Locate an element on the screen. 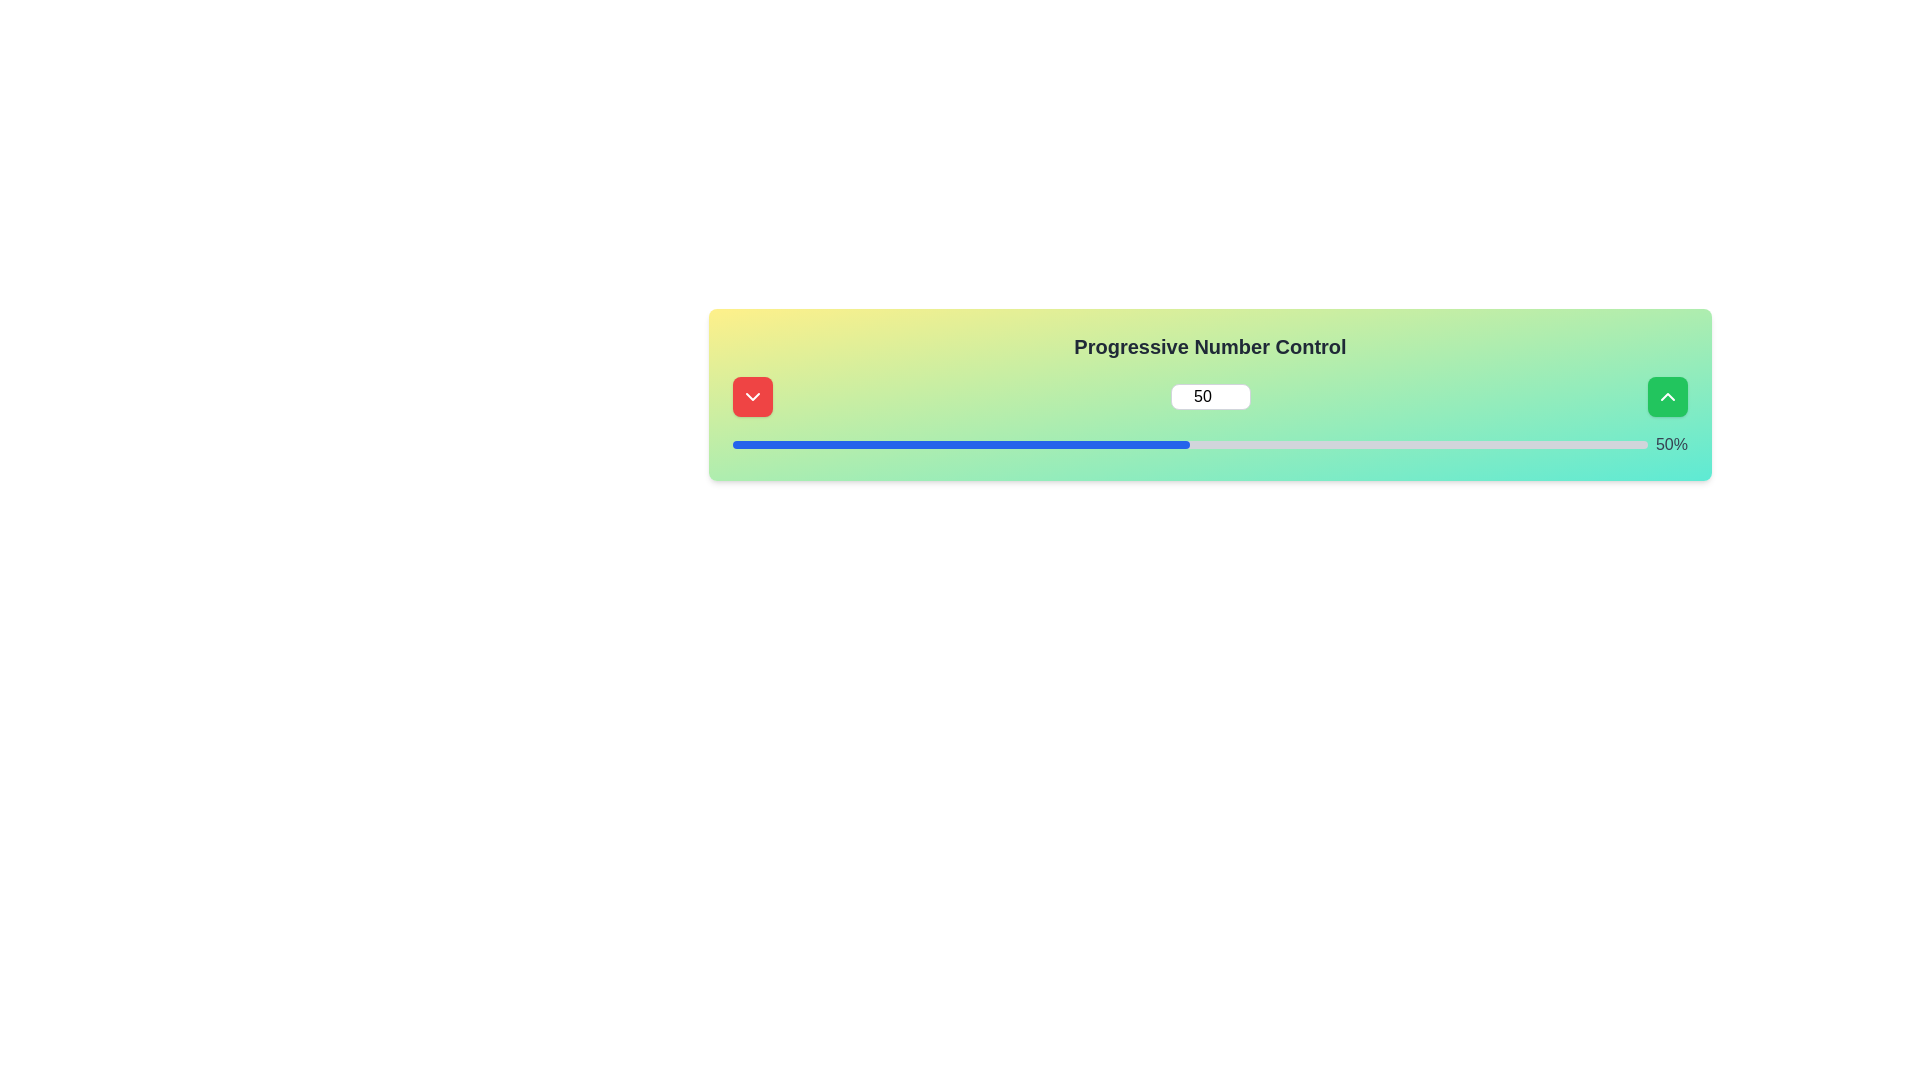 This screenshot has height=1080, width=1920. the slider is located at coordinates (1436, 443).